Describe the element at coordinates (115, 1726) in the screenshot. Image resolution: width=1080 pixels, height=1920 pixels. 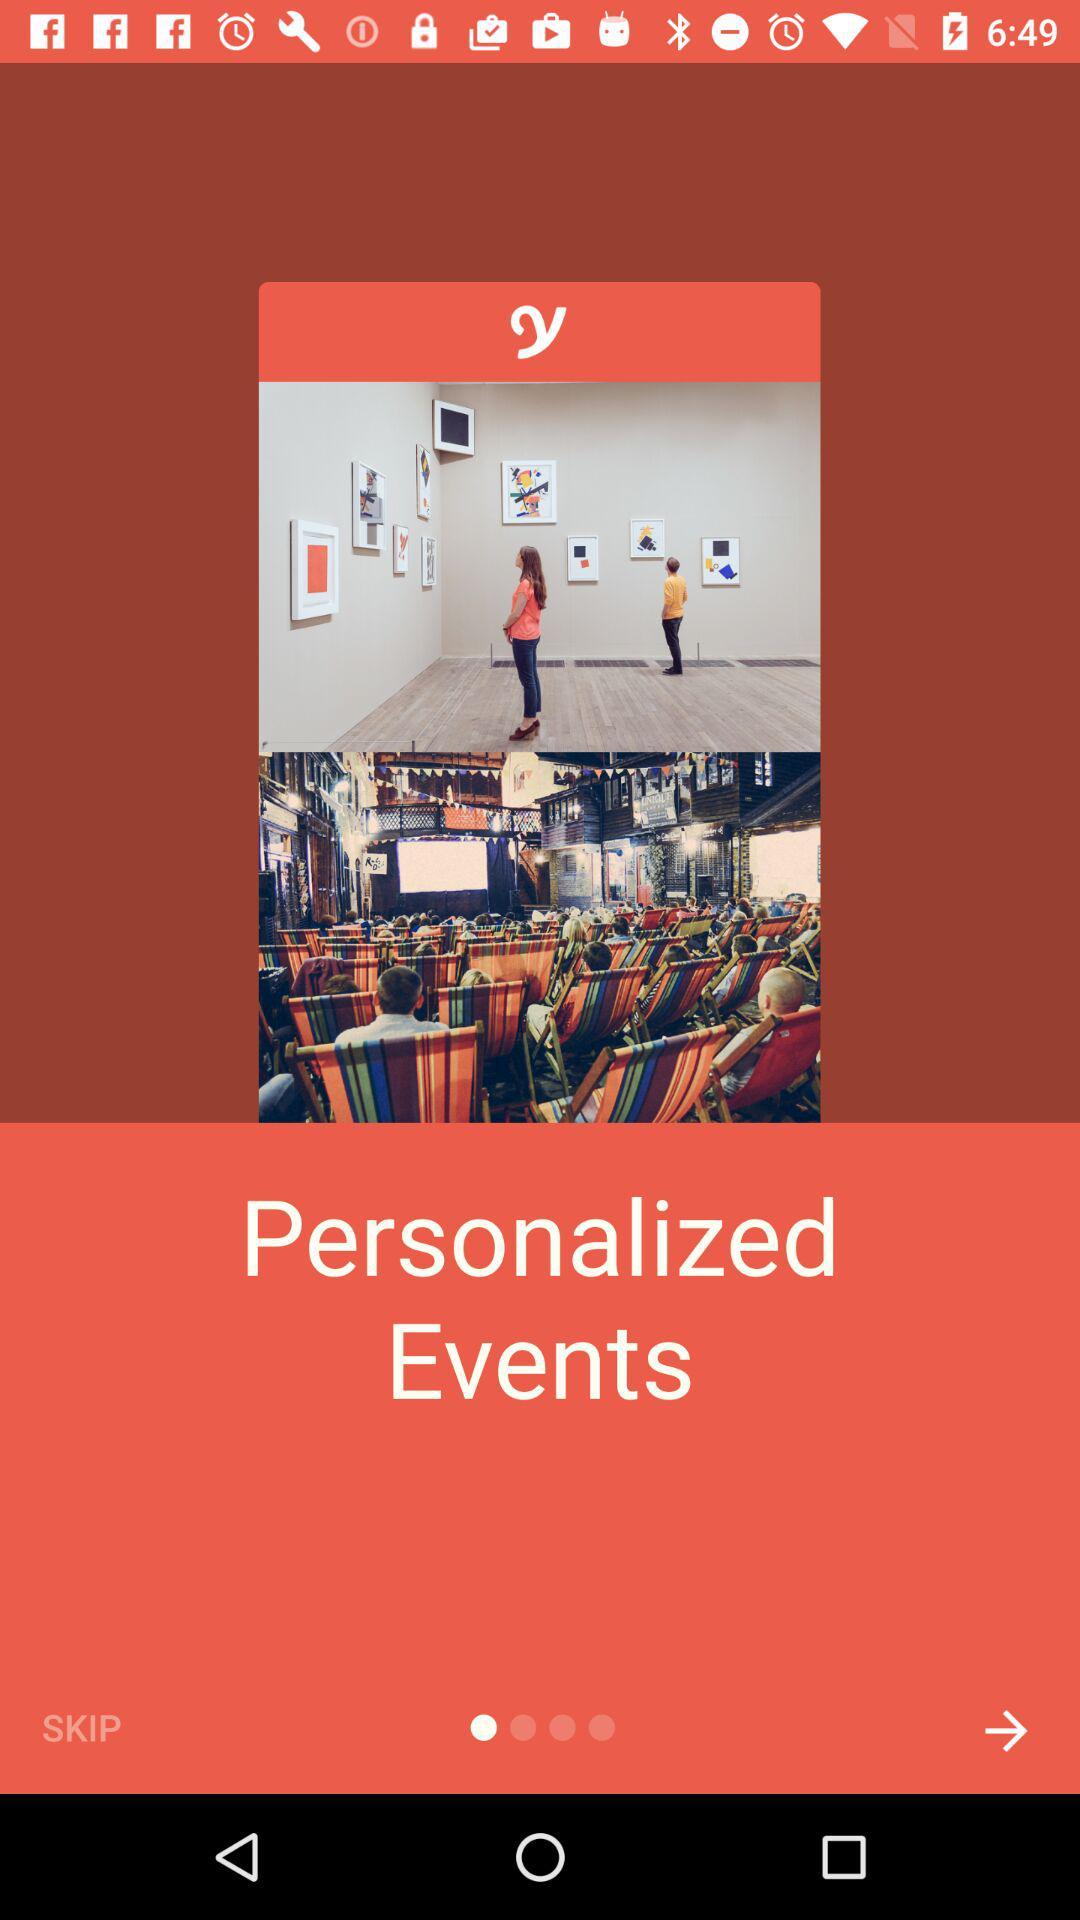
I see `skip at the bottom left corner` at that location.